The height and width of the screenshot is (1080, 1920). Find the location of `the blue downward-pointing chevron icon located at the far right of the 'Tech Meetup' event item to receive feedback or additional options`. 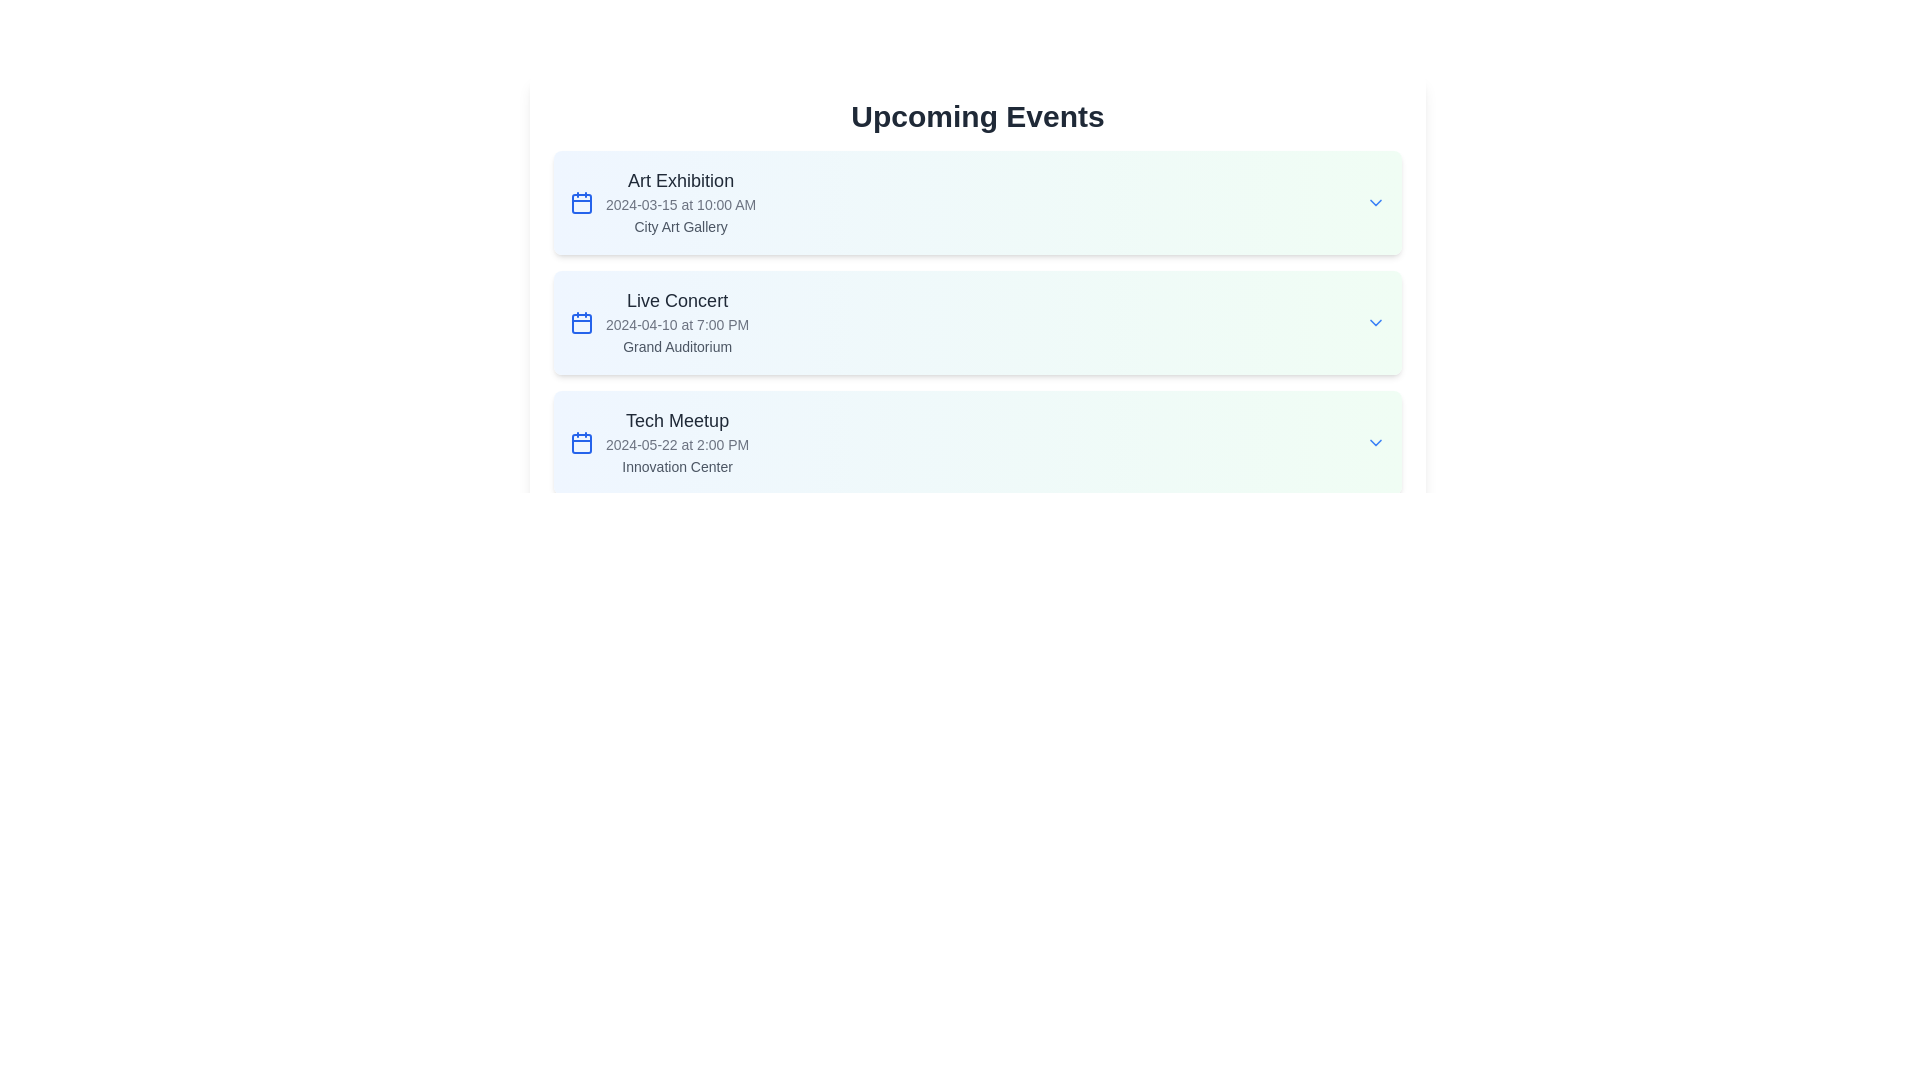

the blue downward-pointing chevron icon located at the far right of the 'Tech Meetup' event item to receive feedback or additional options is located at coordinates (1375, 442).